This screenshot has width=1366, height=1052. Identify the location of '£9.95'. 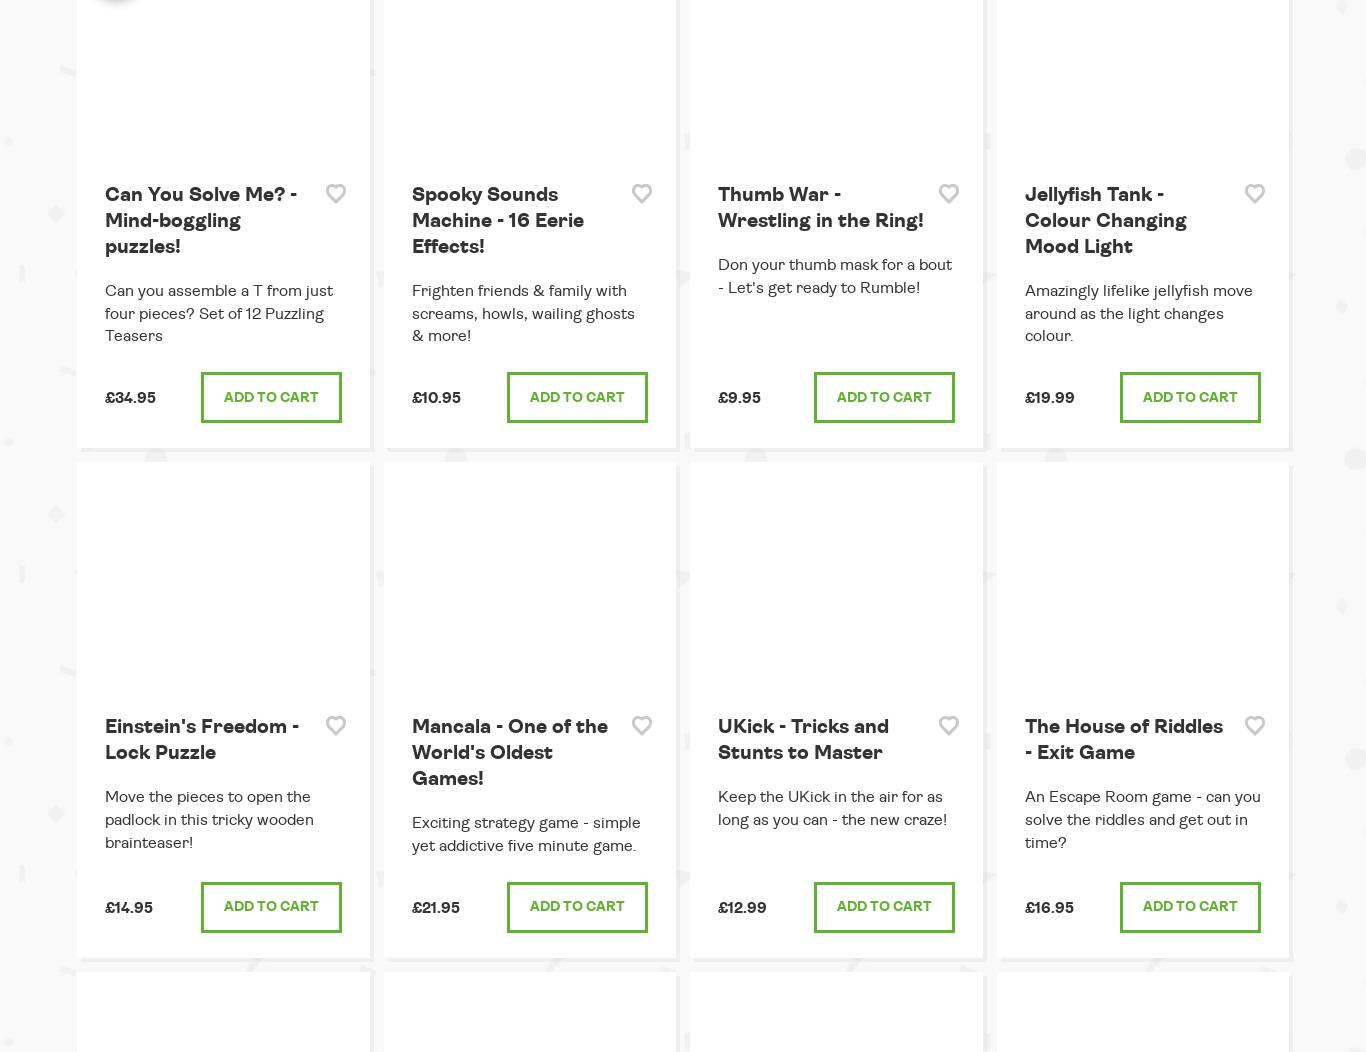
(739, 397).